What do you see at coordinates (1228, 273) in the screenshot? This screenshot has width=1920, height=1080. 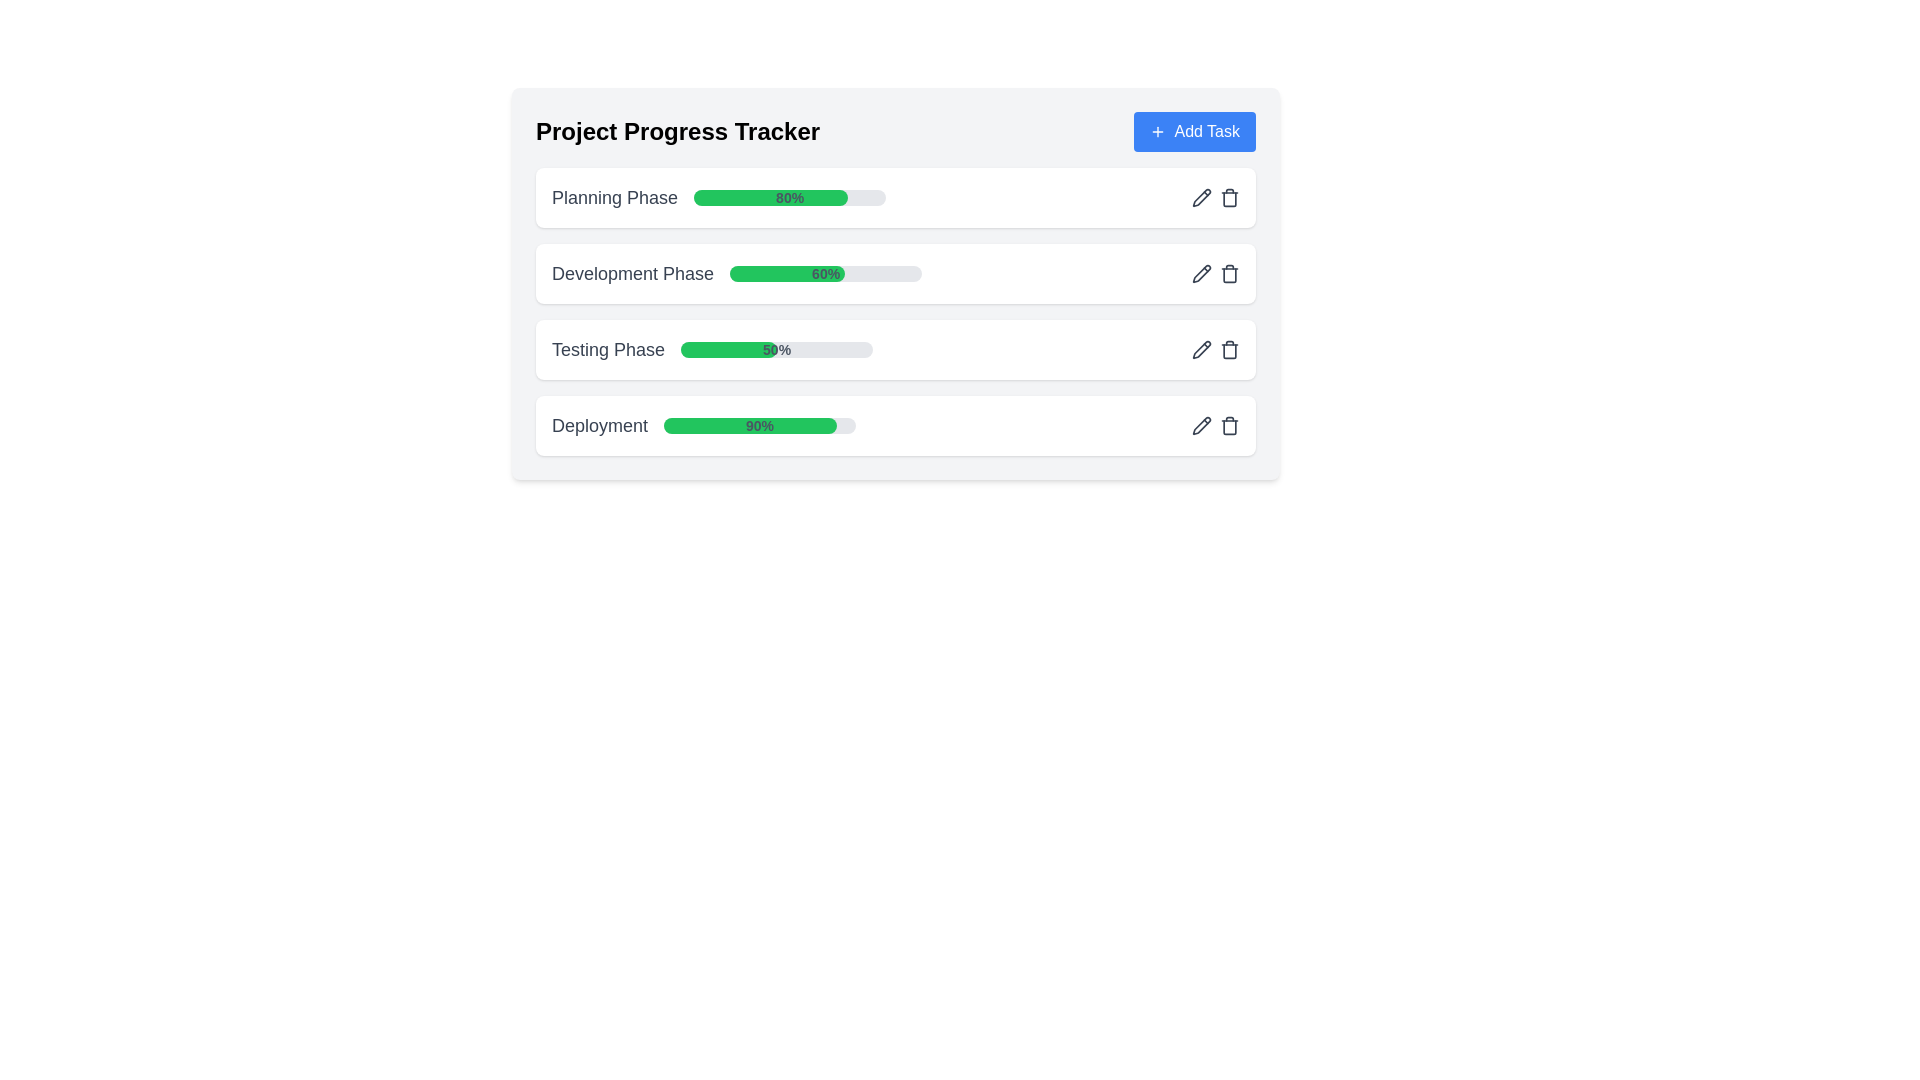 I see `the trash can icon, which is styled in gray and changes to red on hover, located in the third row of the task list, next to the edit icon` at bounding box center [1228, 273].